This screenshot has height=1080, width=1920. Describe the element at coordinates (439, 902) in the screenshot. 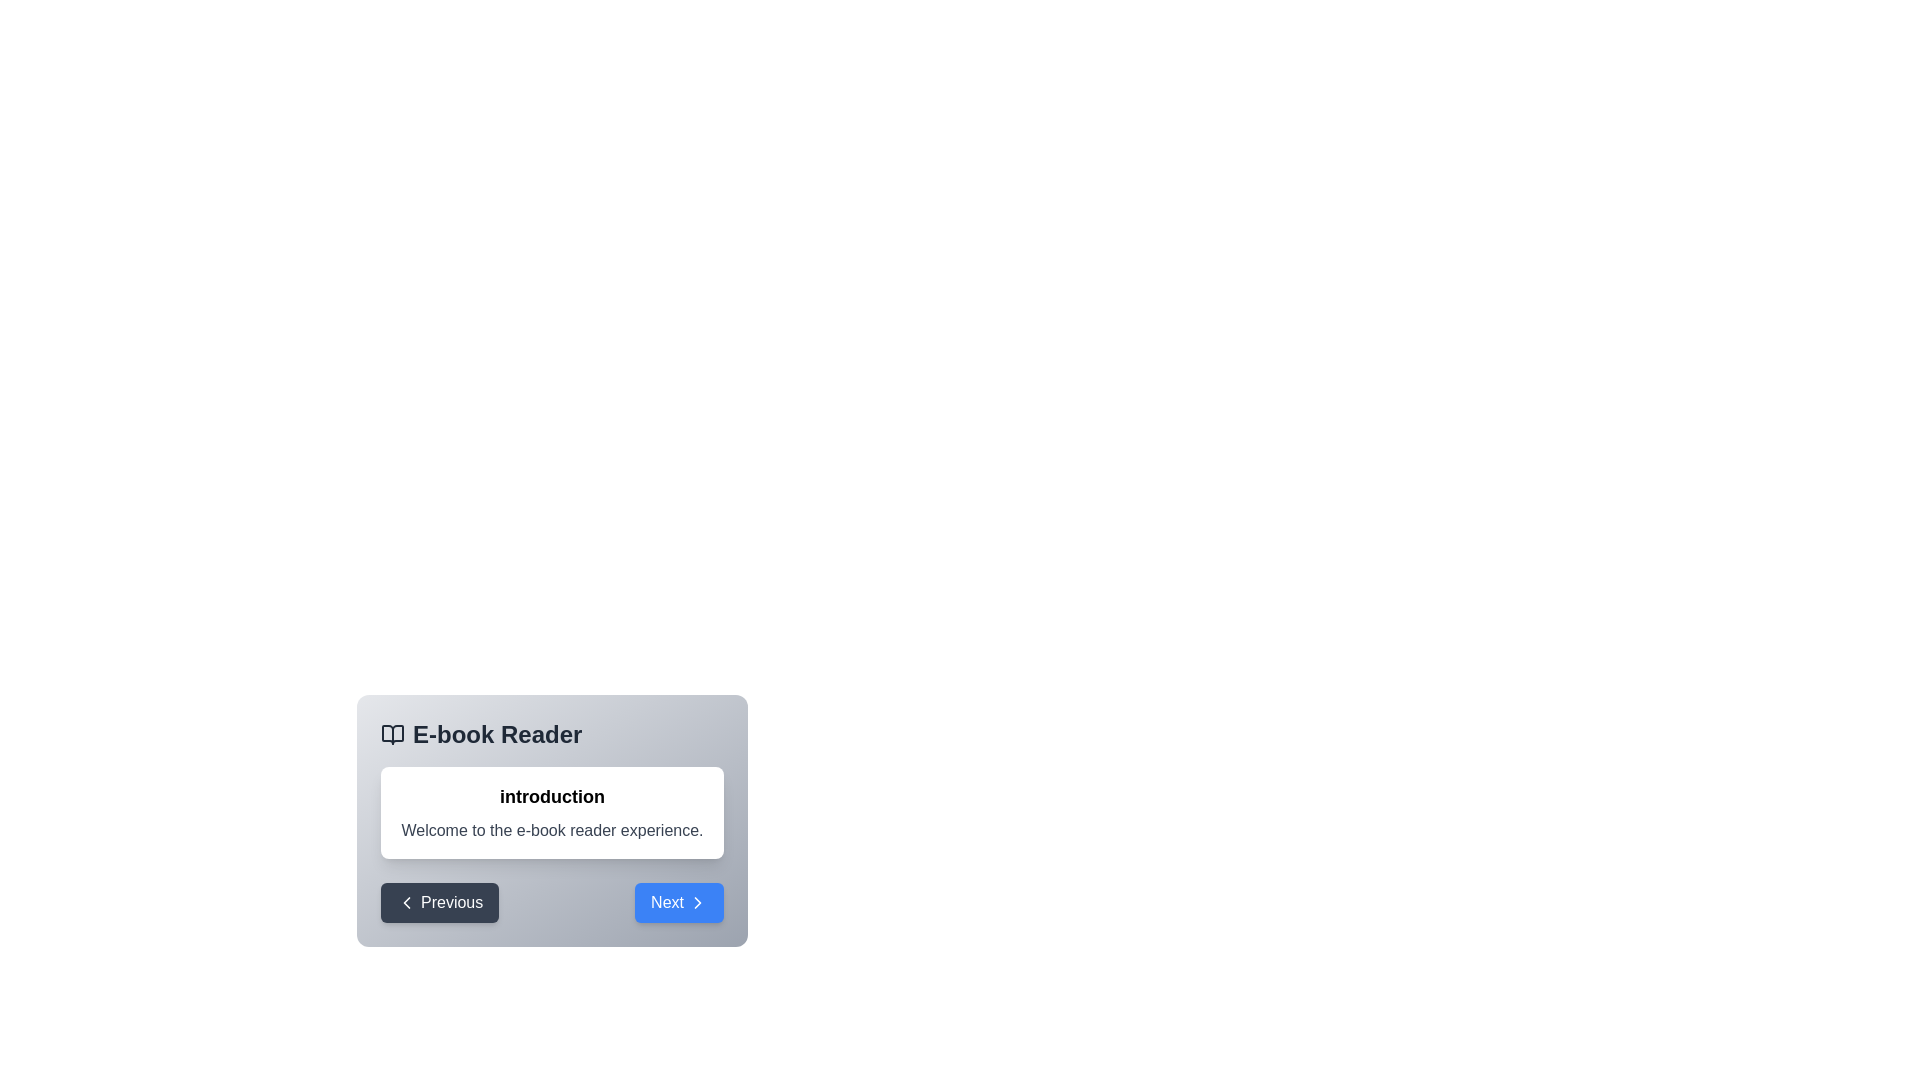

I see `the button located at the bottom-left corner of the navigation controls` at that location.